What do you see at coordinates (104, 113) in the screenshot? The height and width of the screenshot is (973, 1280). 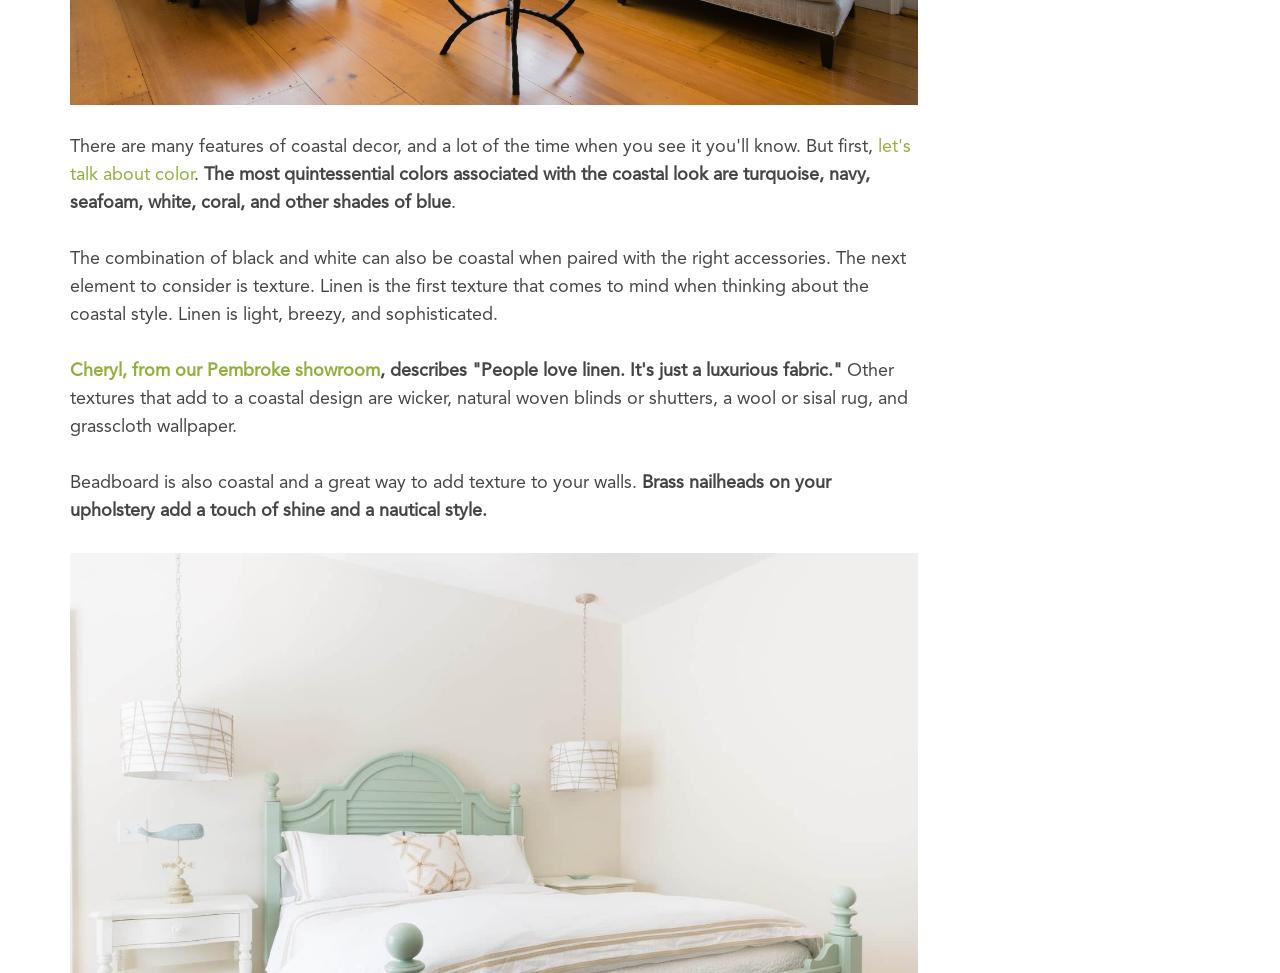 I see `'About Us'` at bounding box center [104, 113].